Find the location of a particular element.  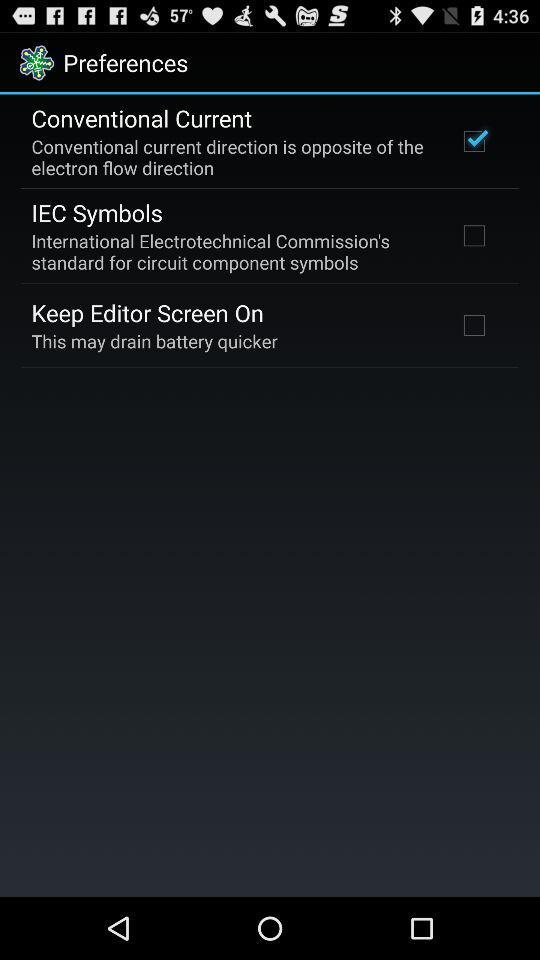

the iec symbols item is located at coordinates (96, 212).